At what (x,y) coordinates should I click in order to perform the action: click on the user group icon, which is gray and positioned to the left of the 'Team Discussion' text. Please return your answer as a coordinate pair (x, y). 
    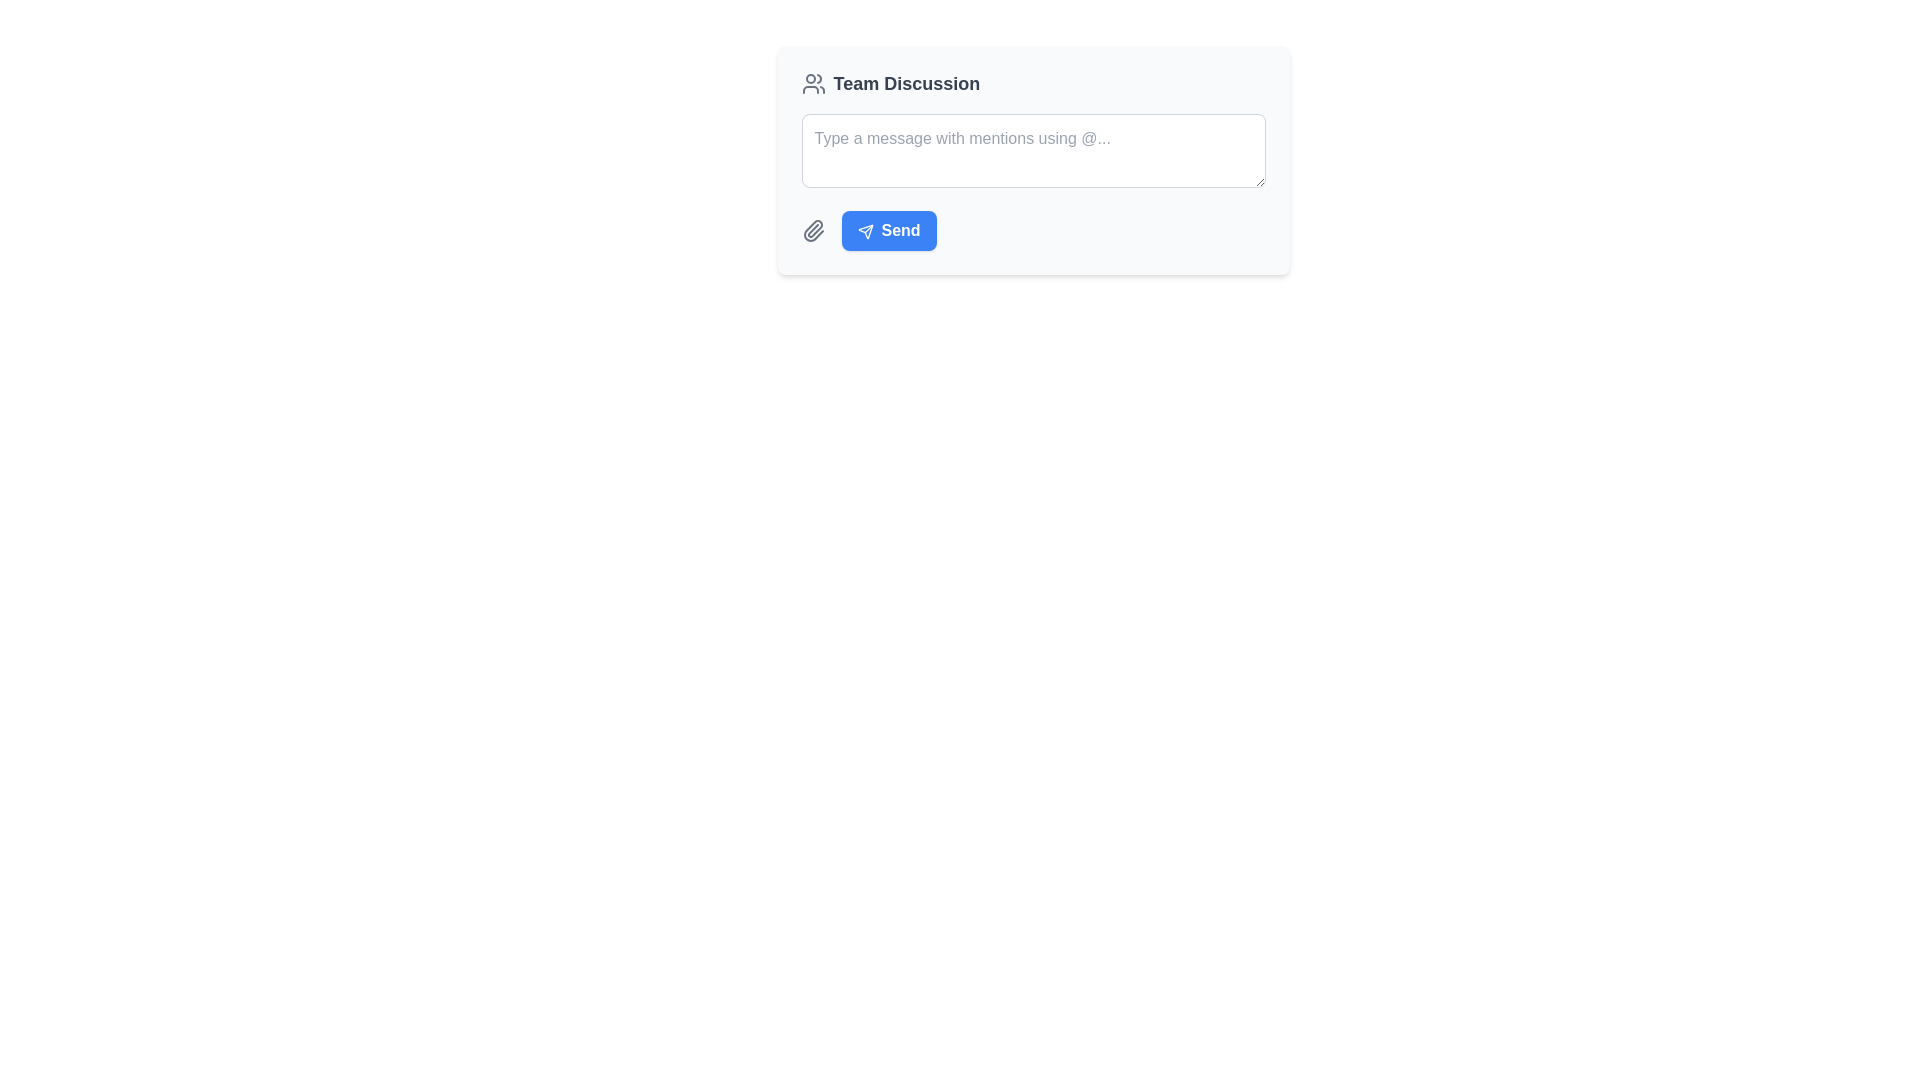
    Looking at the image, I should click on (813, 83).